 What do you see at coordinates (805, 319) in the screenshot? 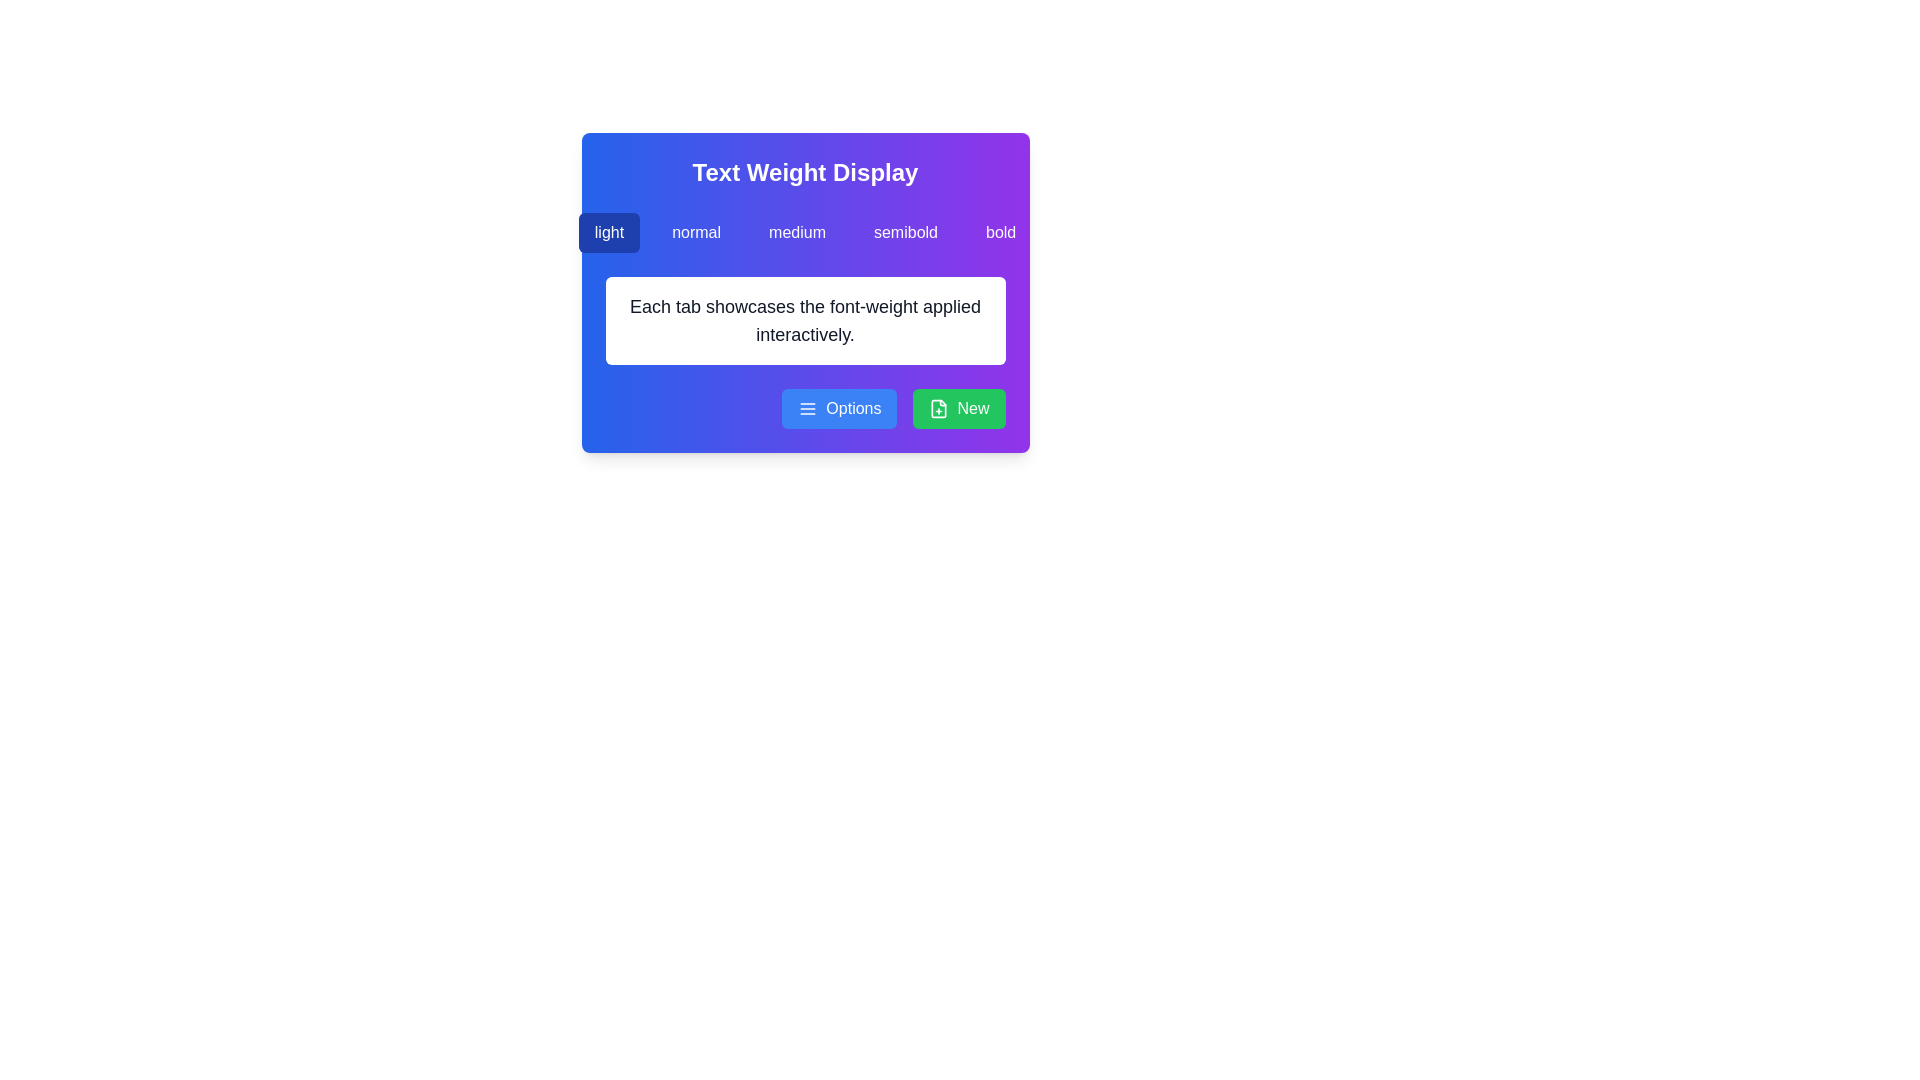
I see `the text label that displays the phrase 'Each tab showcases the font-weight applied interactively.' which is located within a white card-like structure below the header 'Text Weight Display'` at bounding box center [805, 319].